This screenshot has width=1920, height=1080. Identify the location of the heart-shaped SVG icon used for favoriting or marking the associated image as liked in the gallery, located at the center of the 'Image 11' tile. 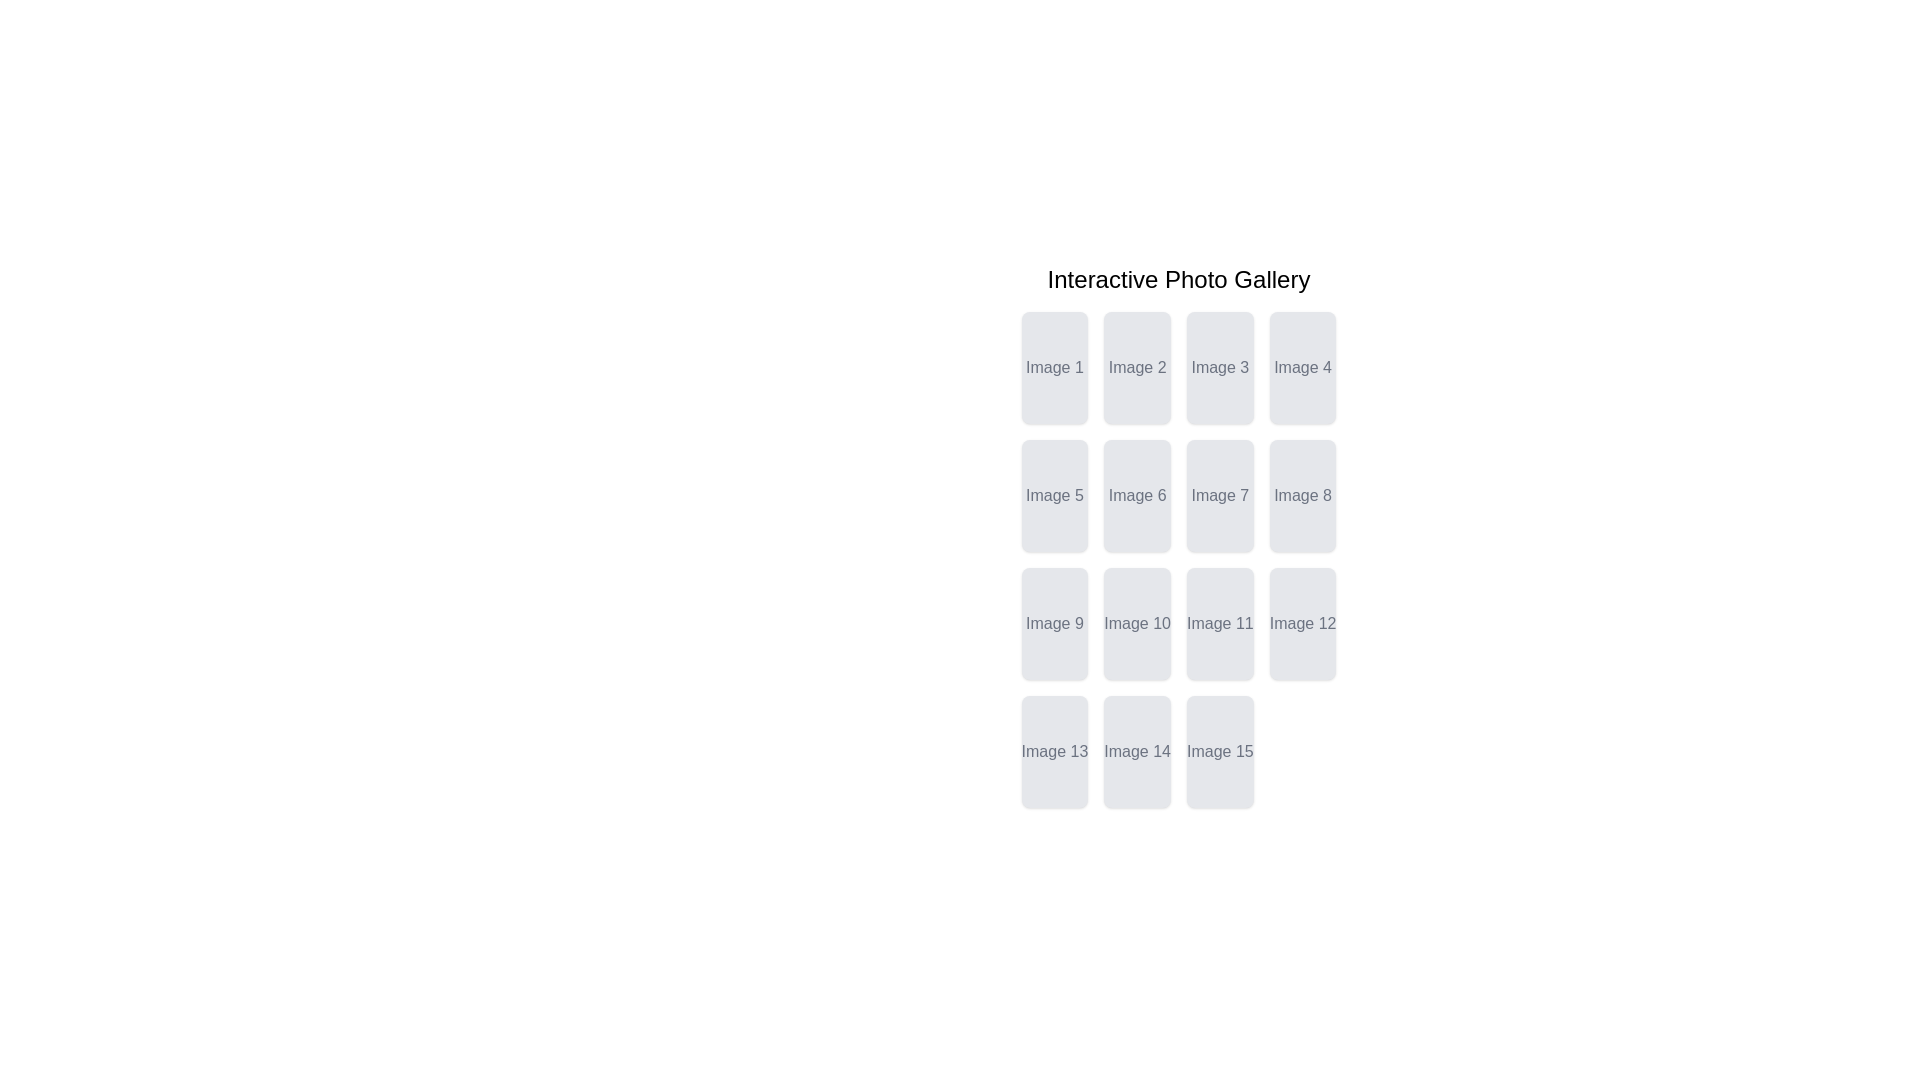
(1213, 627).